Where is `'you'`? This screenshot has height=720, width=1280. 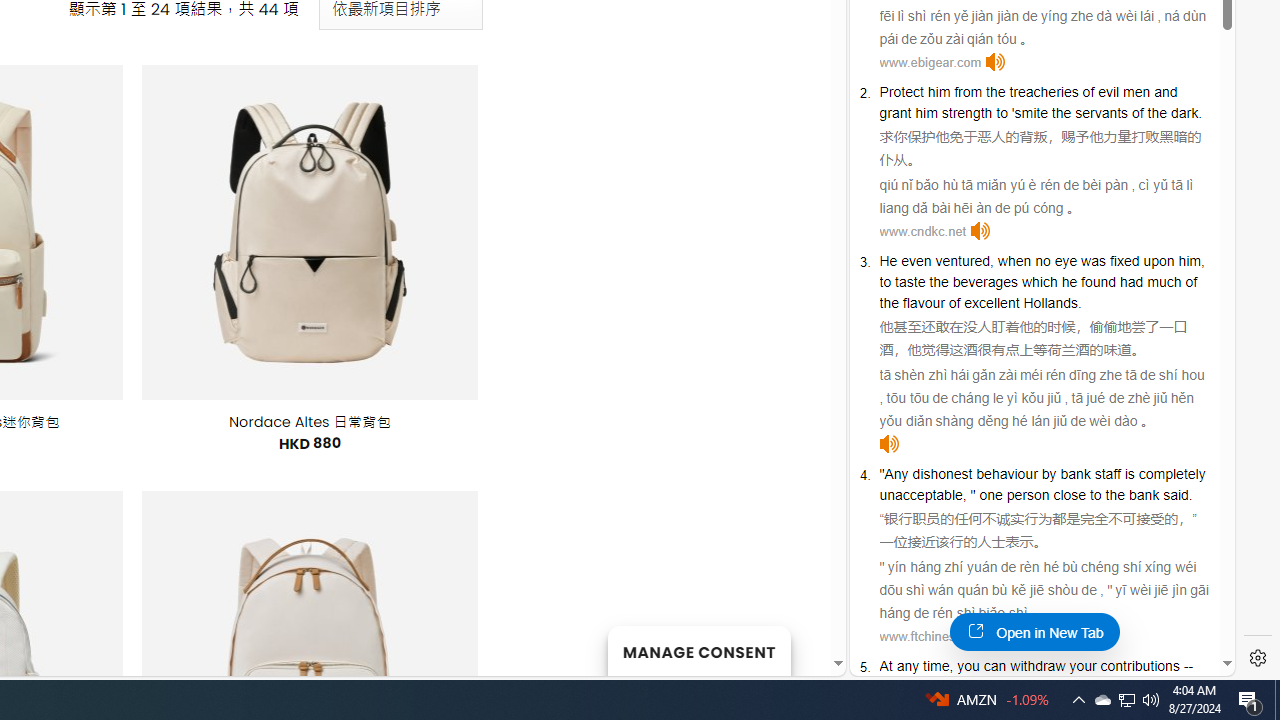
'you' is located at coordinates (968, 666).